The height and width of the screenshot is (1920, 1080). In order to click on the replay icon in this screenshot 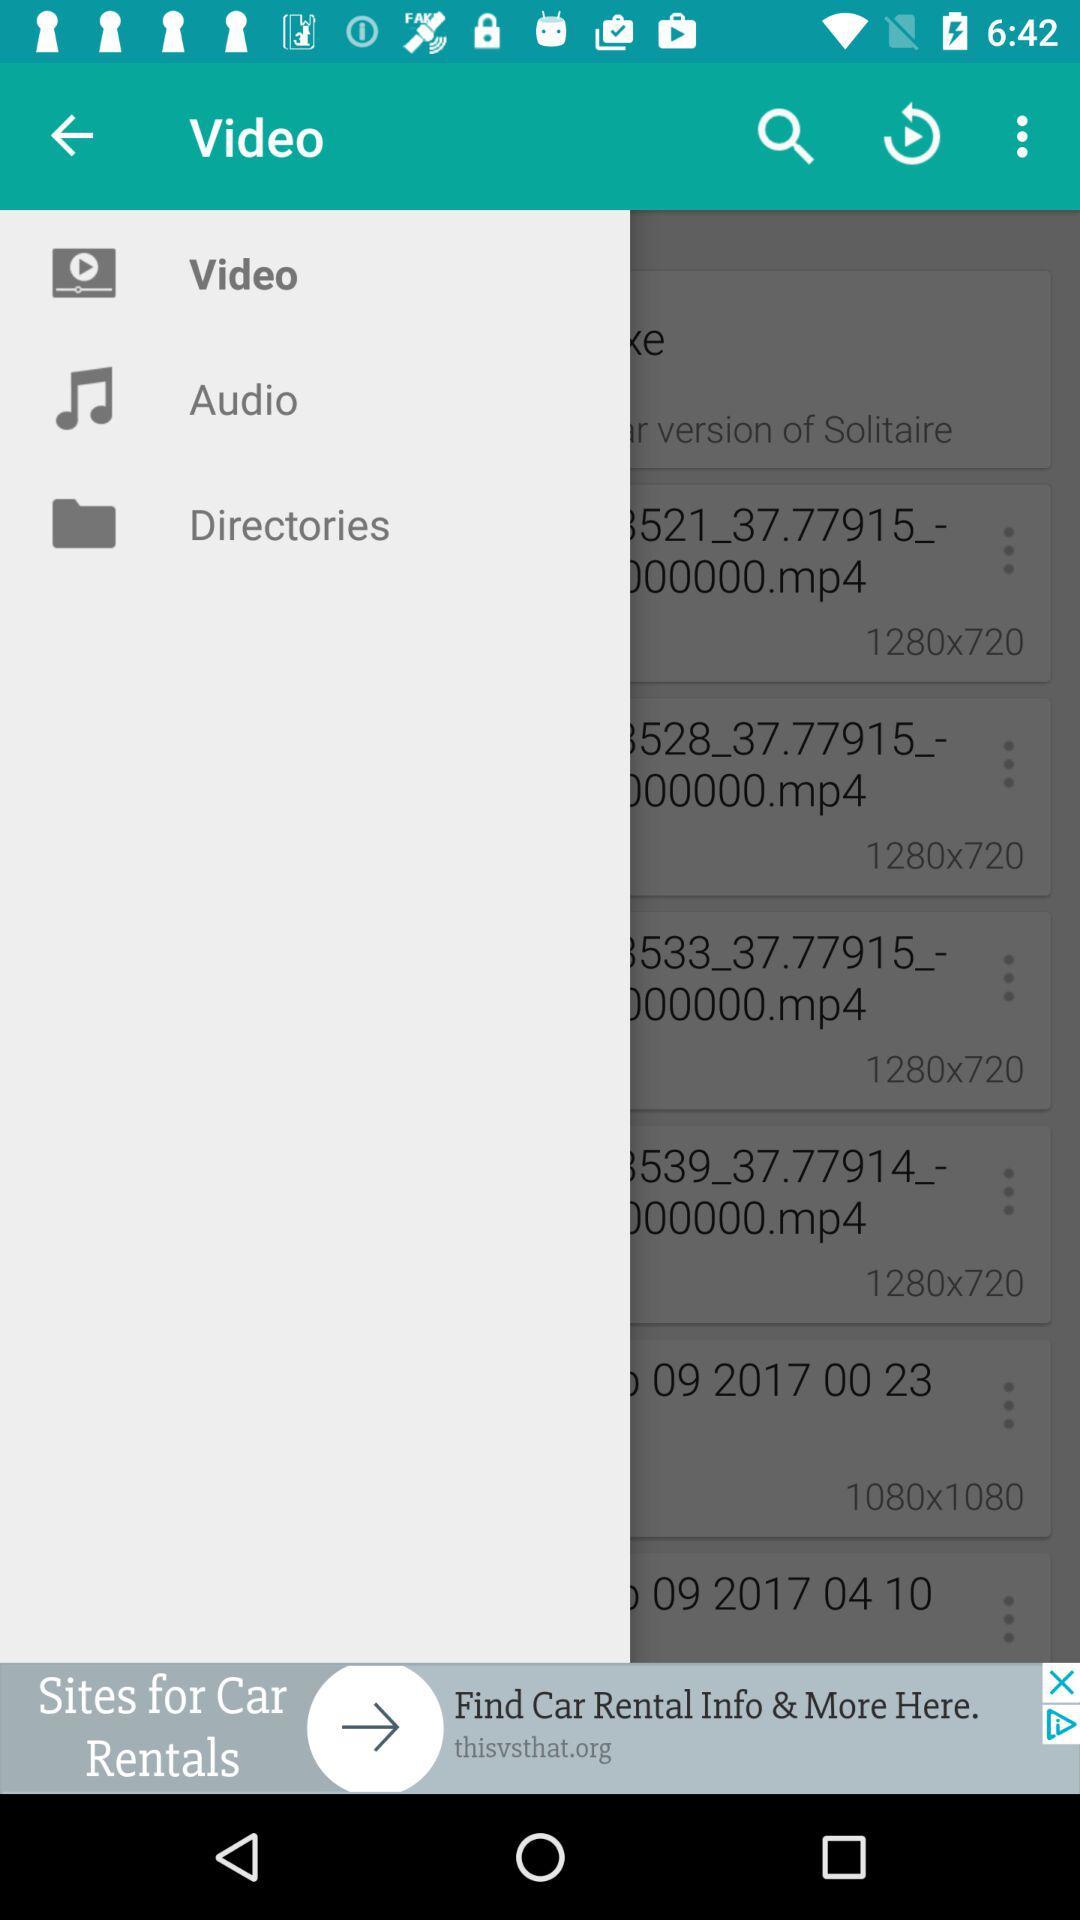, I will do `click(911, 136)`.